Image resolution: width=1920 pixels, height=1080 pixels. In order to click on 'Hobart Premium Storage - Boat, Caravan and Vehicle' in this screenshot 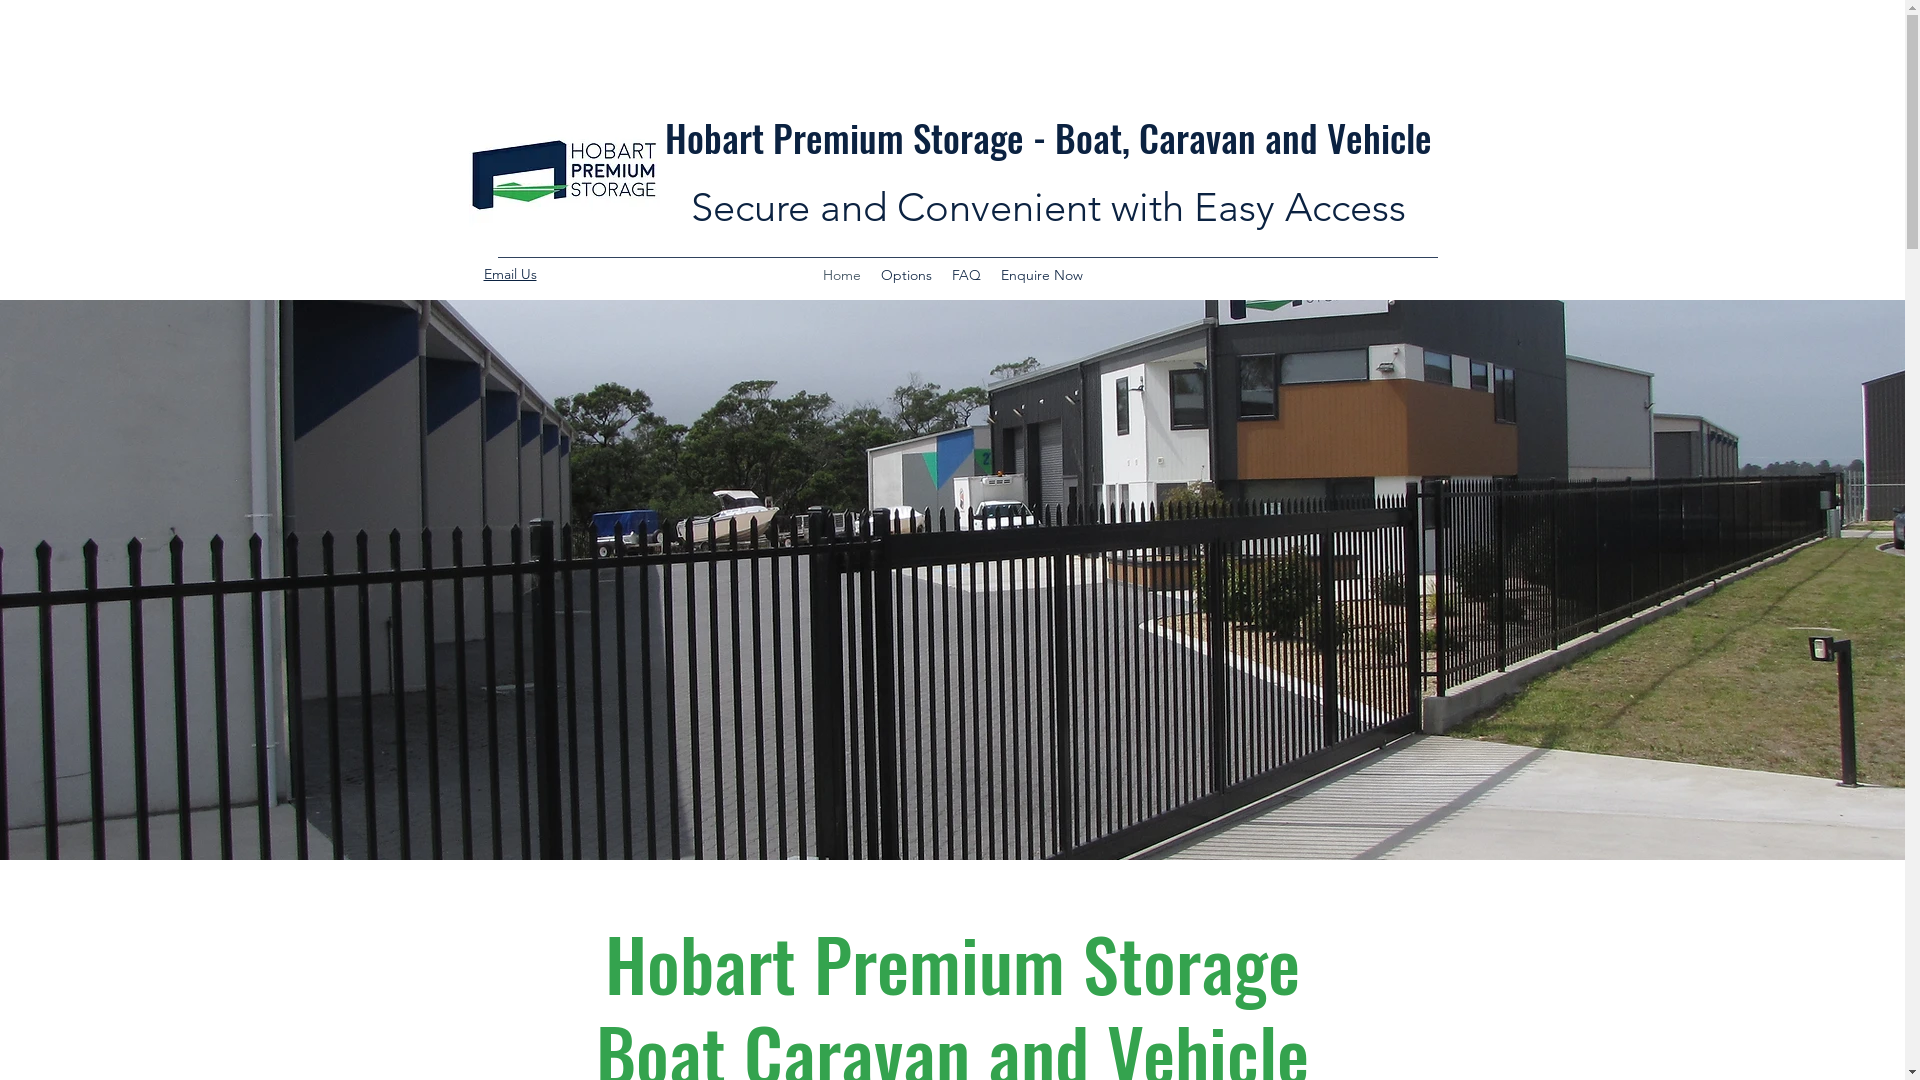, I will do `click(1047, 136)`.